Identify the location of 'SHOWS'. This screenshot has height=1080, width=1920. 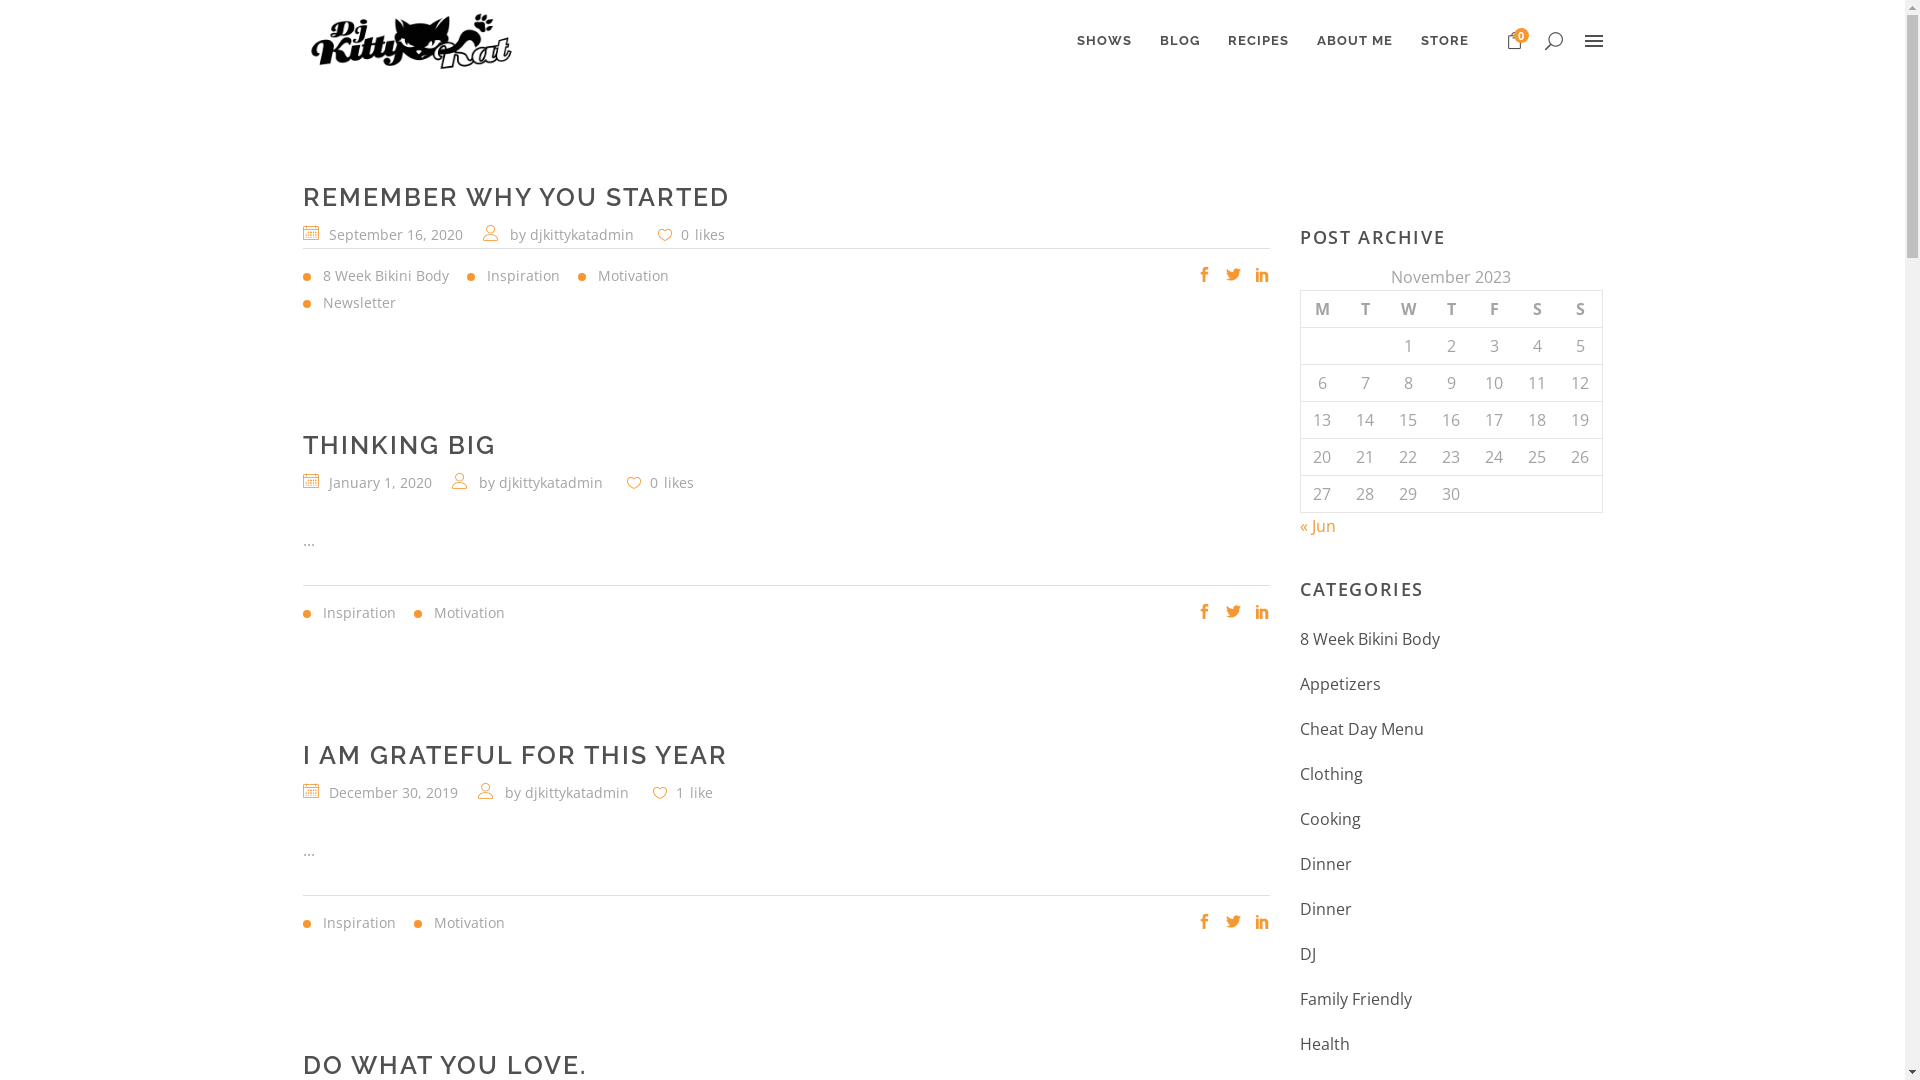
(1060, 41).